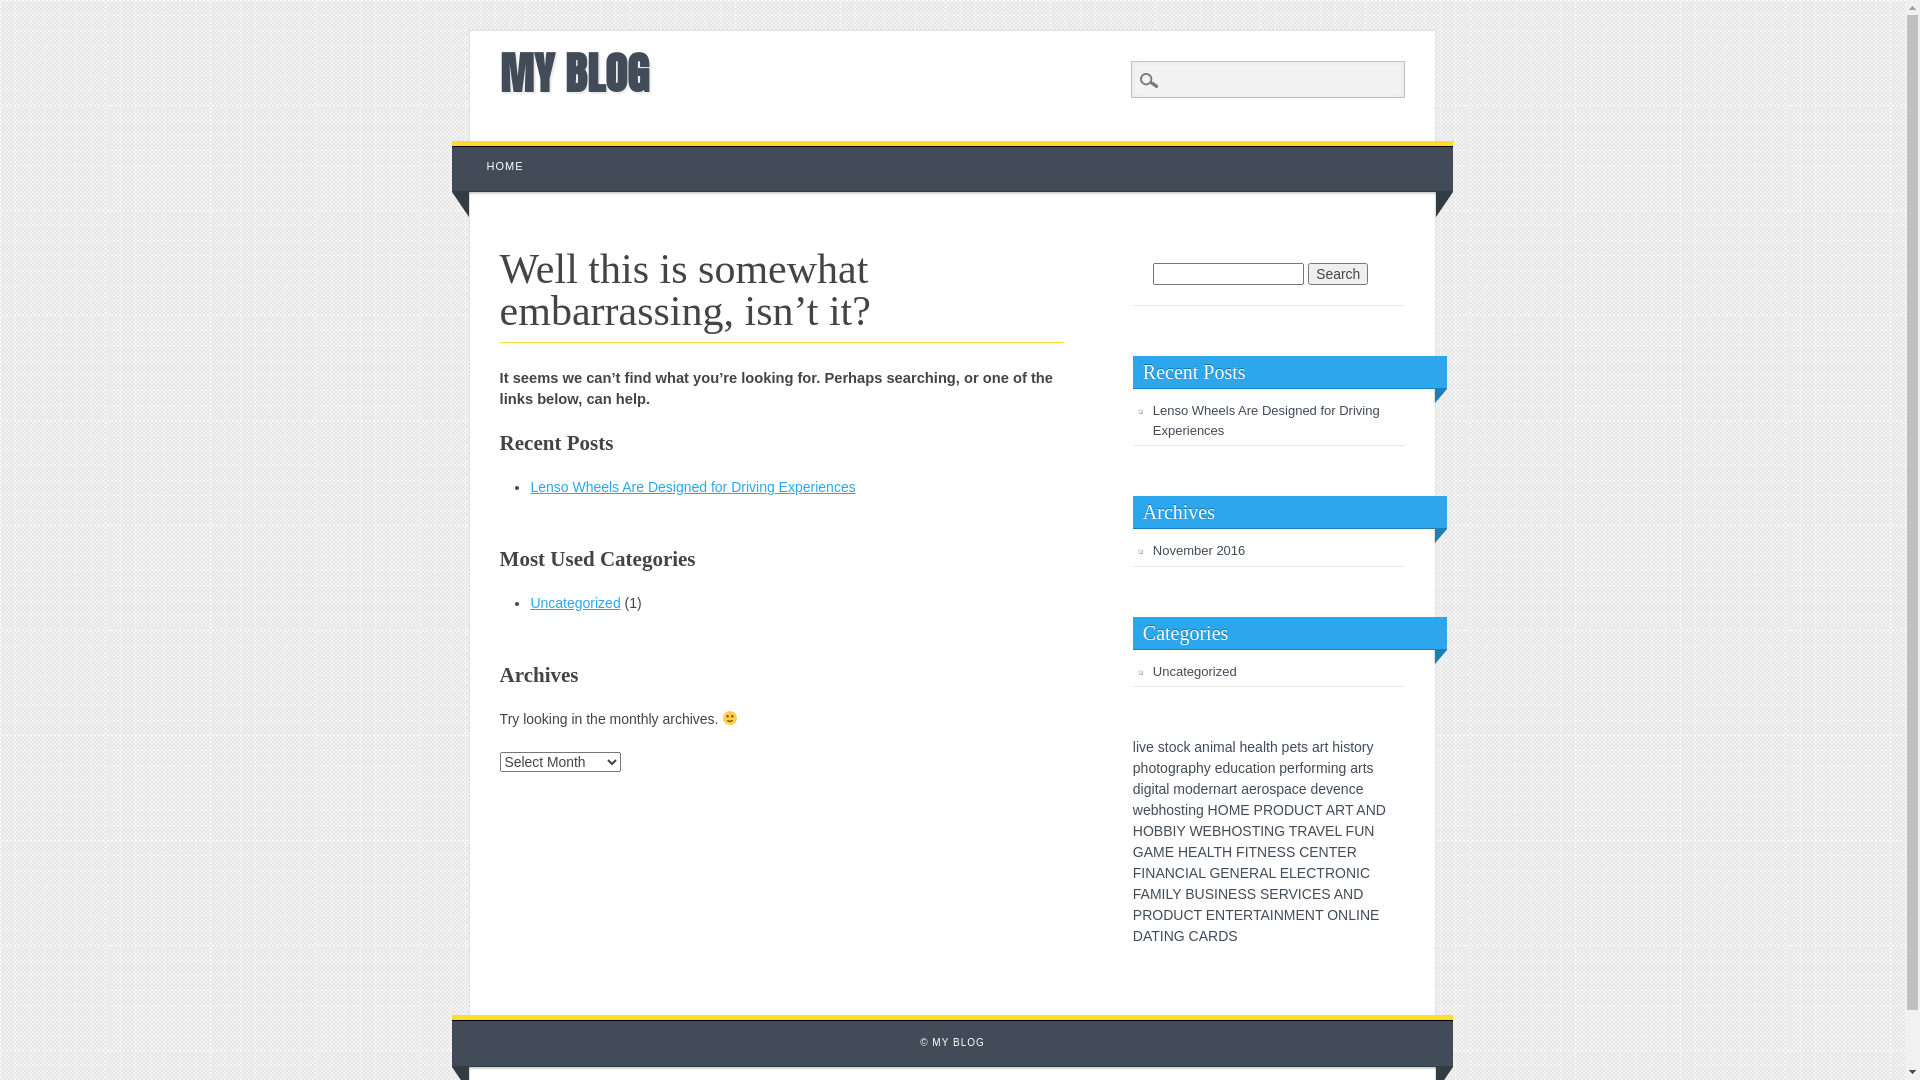 This screenshot has height=1080, width=1920. Describe the element at coordinates (1148, 830) in the screenshot. I see `'O'` at that location.